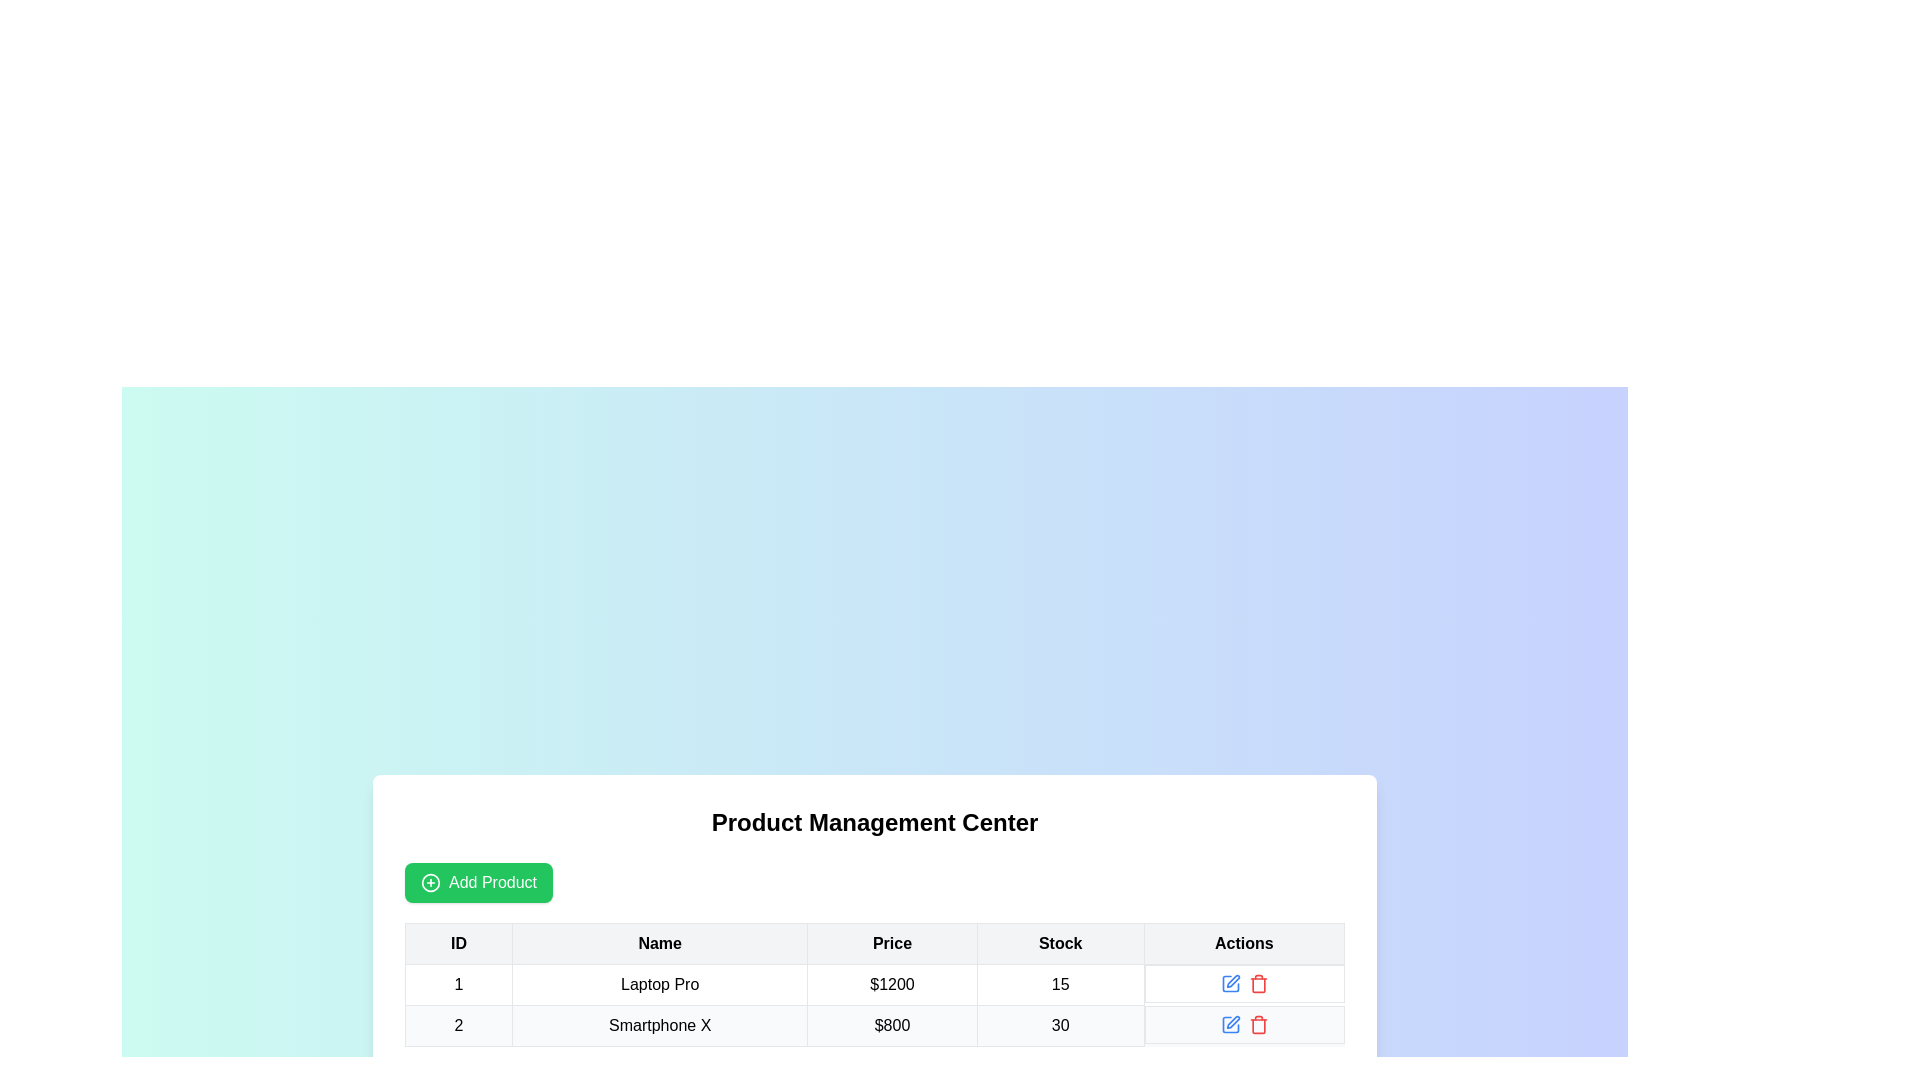 The image size is (1920, 1080). What do you see at coordinates (874, 983) in the screenshot?
I see `a cell within the table displaying product information in the 'Product Management Center' to interact with its content` at bounding box center [874, 983].